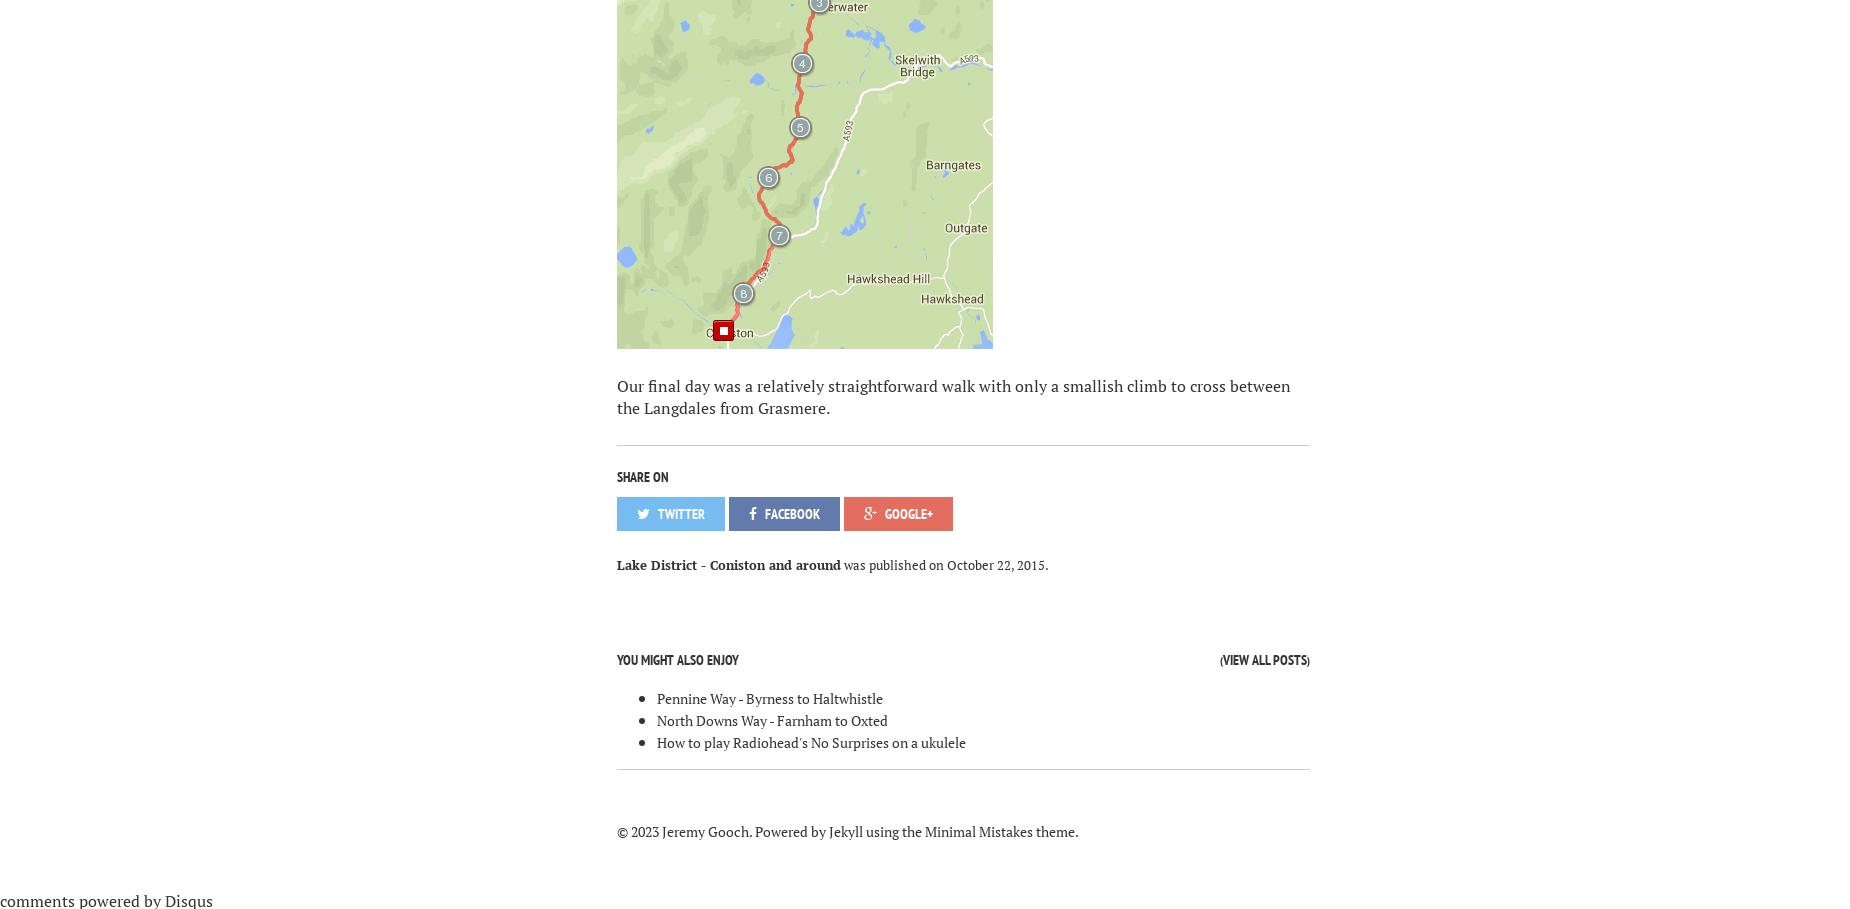 The width and height of the screenshot is (1850, 909). What do you see at coordinates (1264, 659) in the screenshot?
I see `'View all posts'` at bounding box center [1264, 659].